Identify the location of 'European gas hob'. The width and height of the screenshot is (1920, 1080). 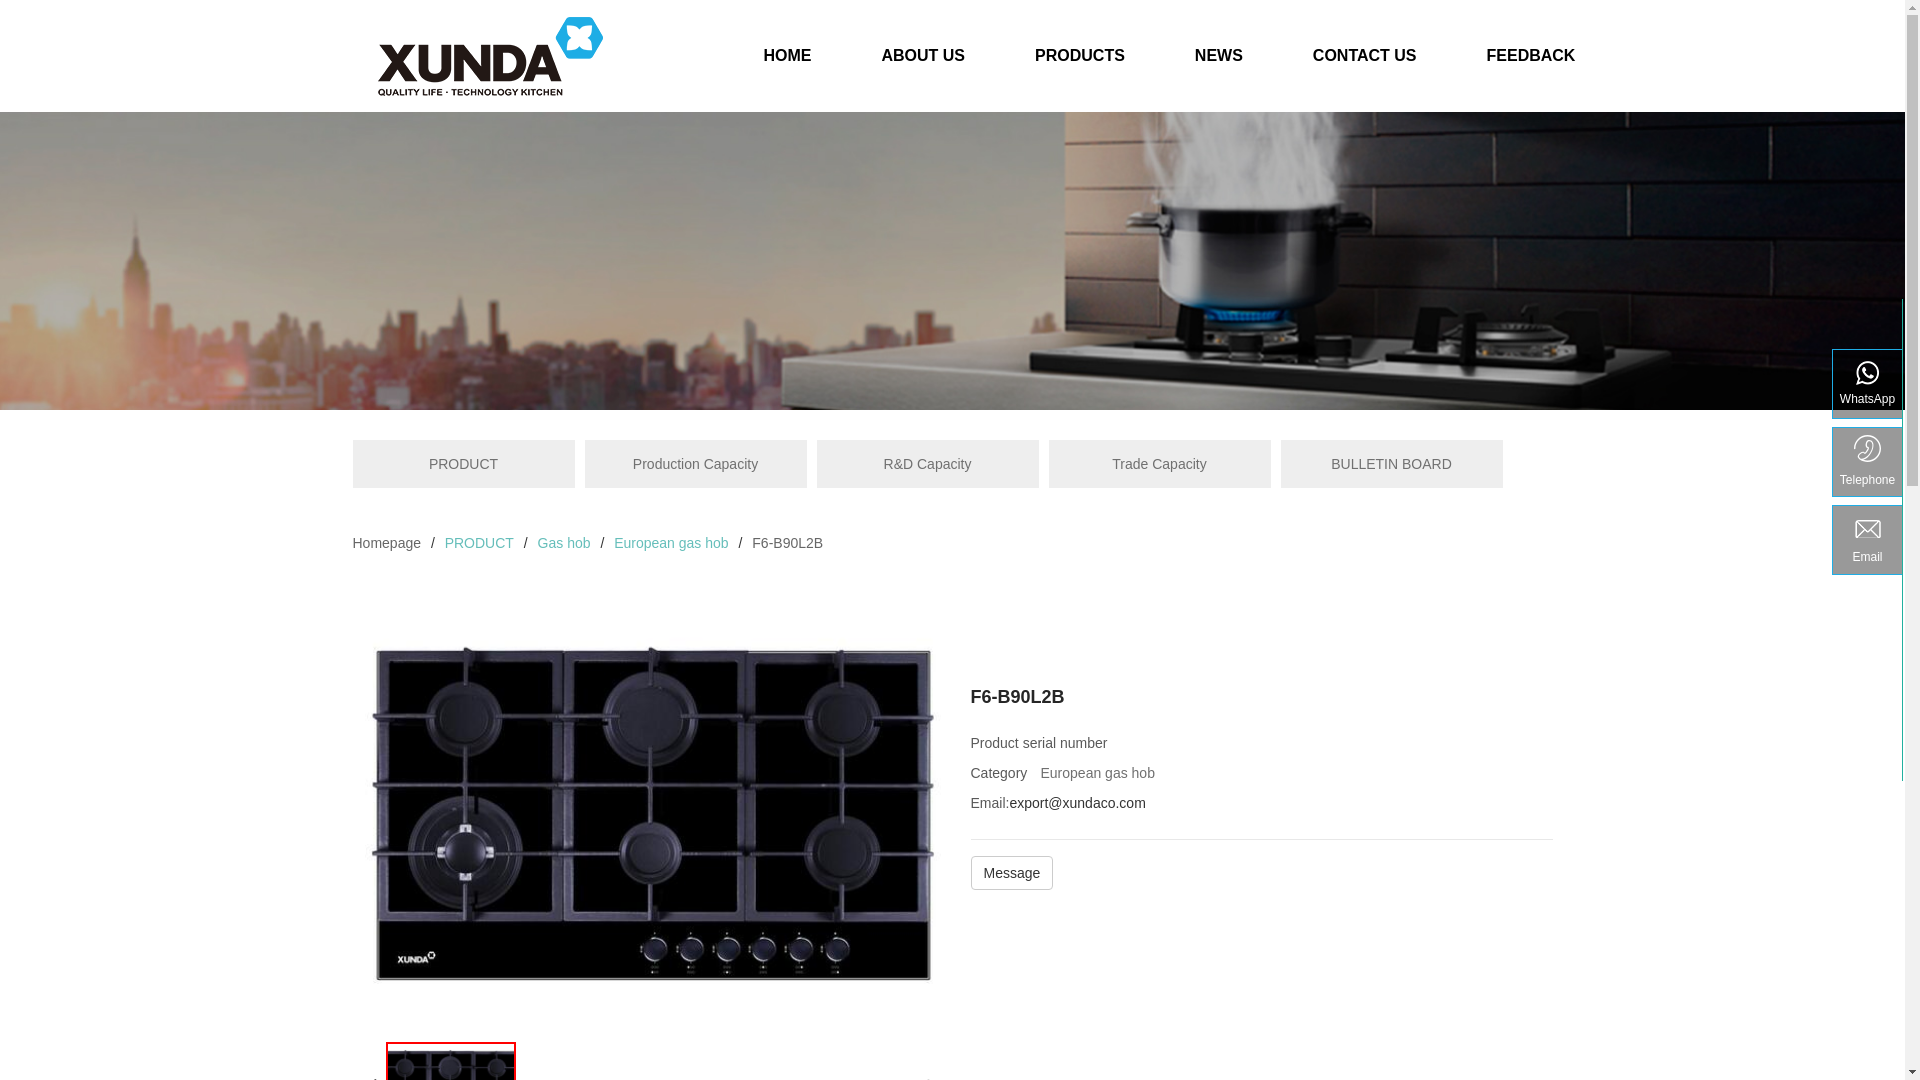
(613, 543).